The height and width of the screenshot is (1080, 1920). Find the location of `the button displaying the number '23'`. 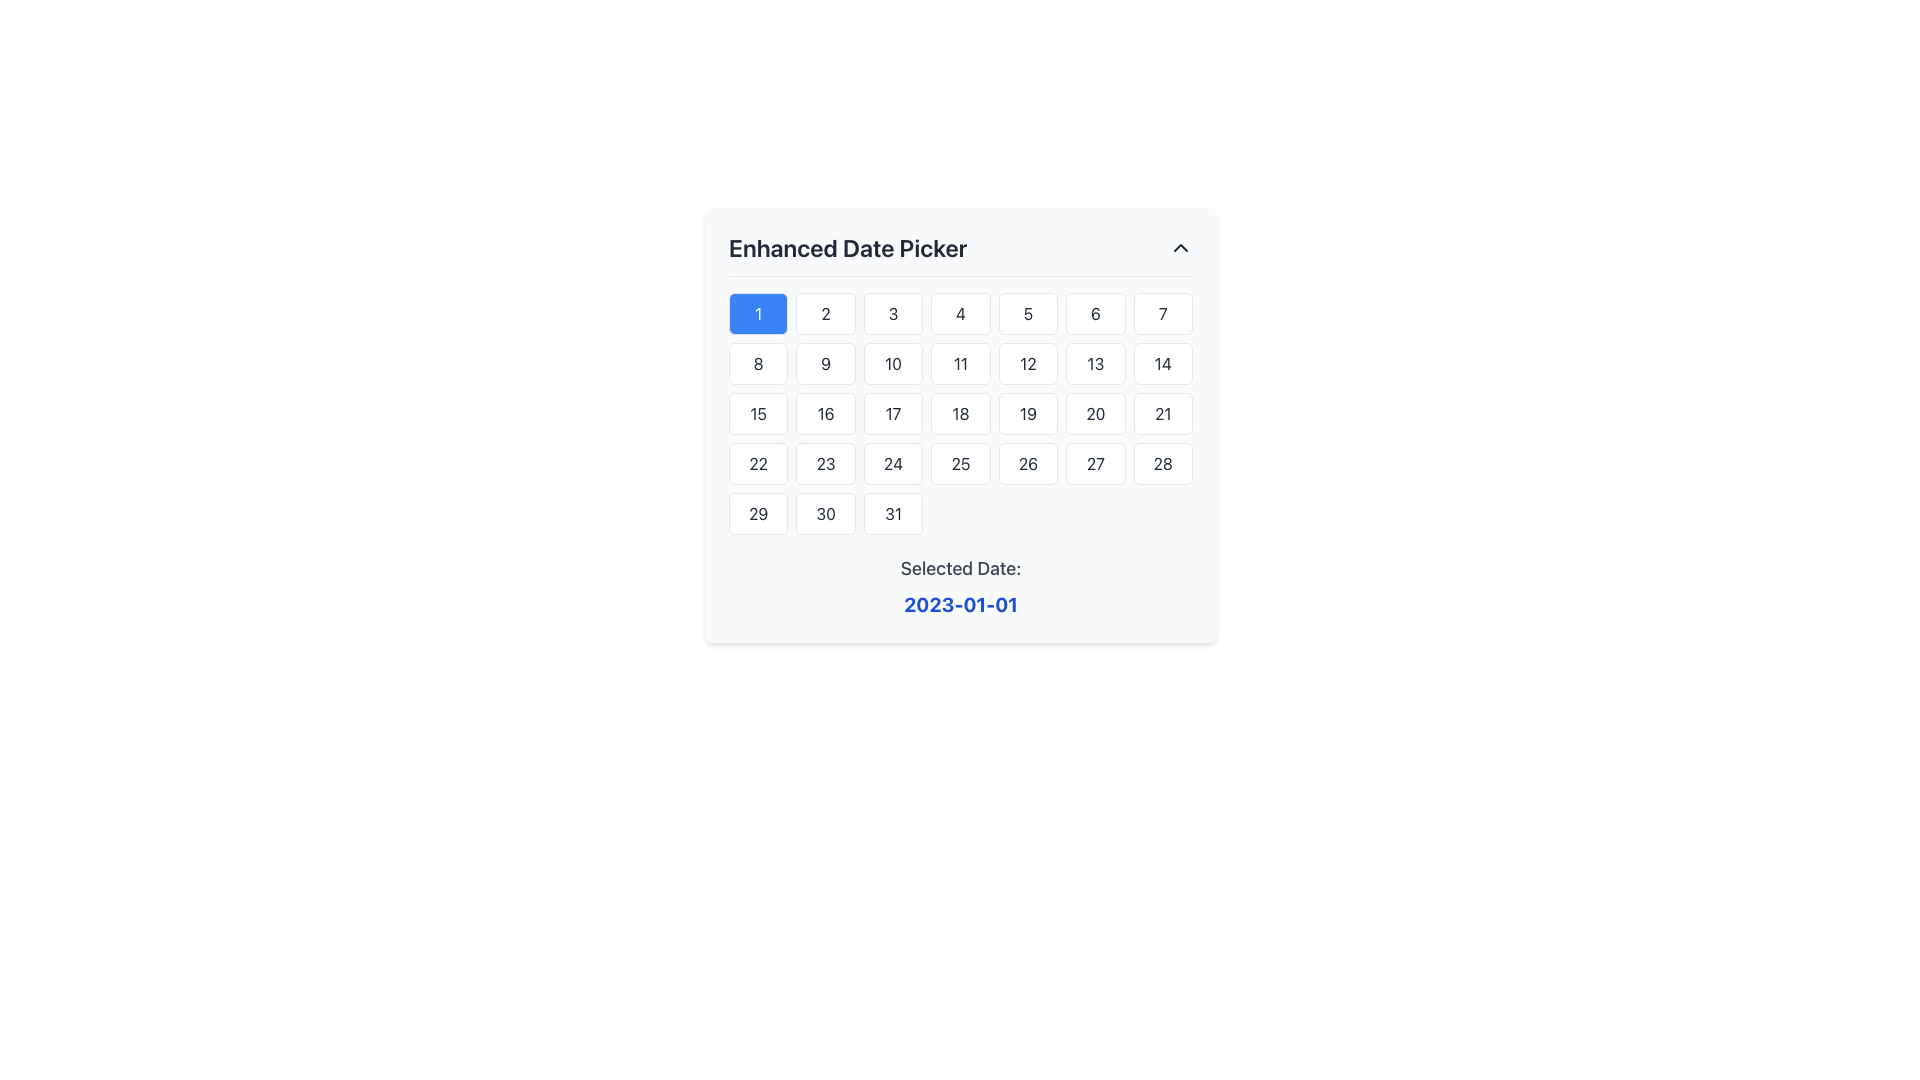

the button displaying the number '23' is located at coordinates (826, 463).